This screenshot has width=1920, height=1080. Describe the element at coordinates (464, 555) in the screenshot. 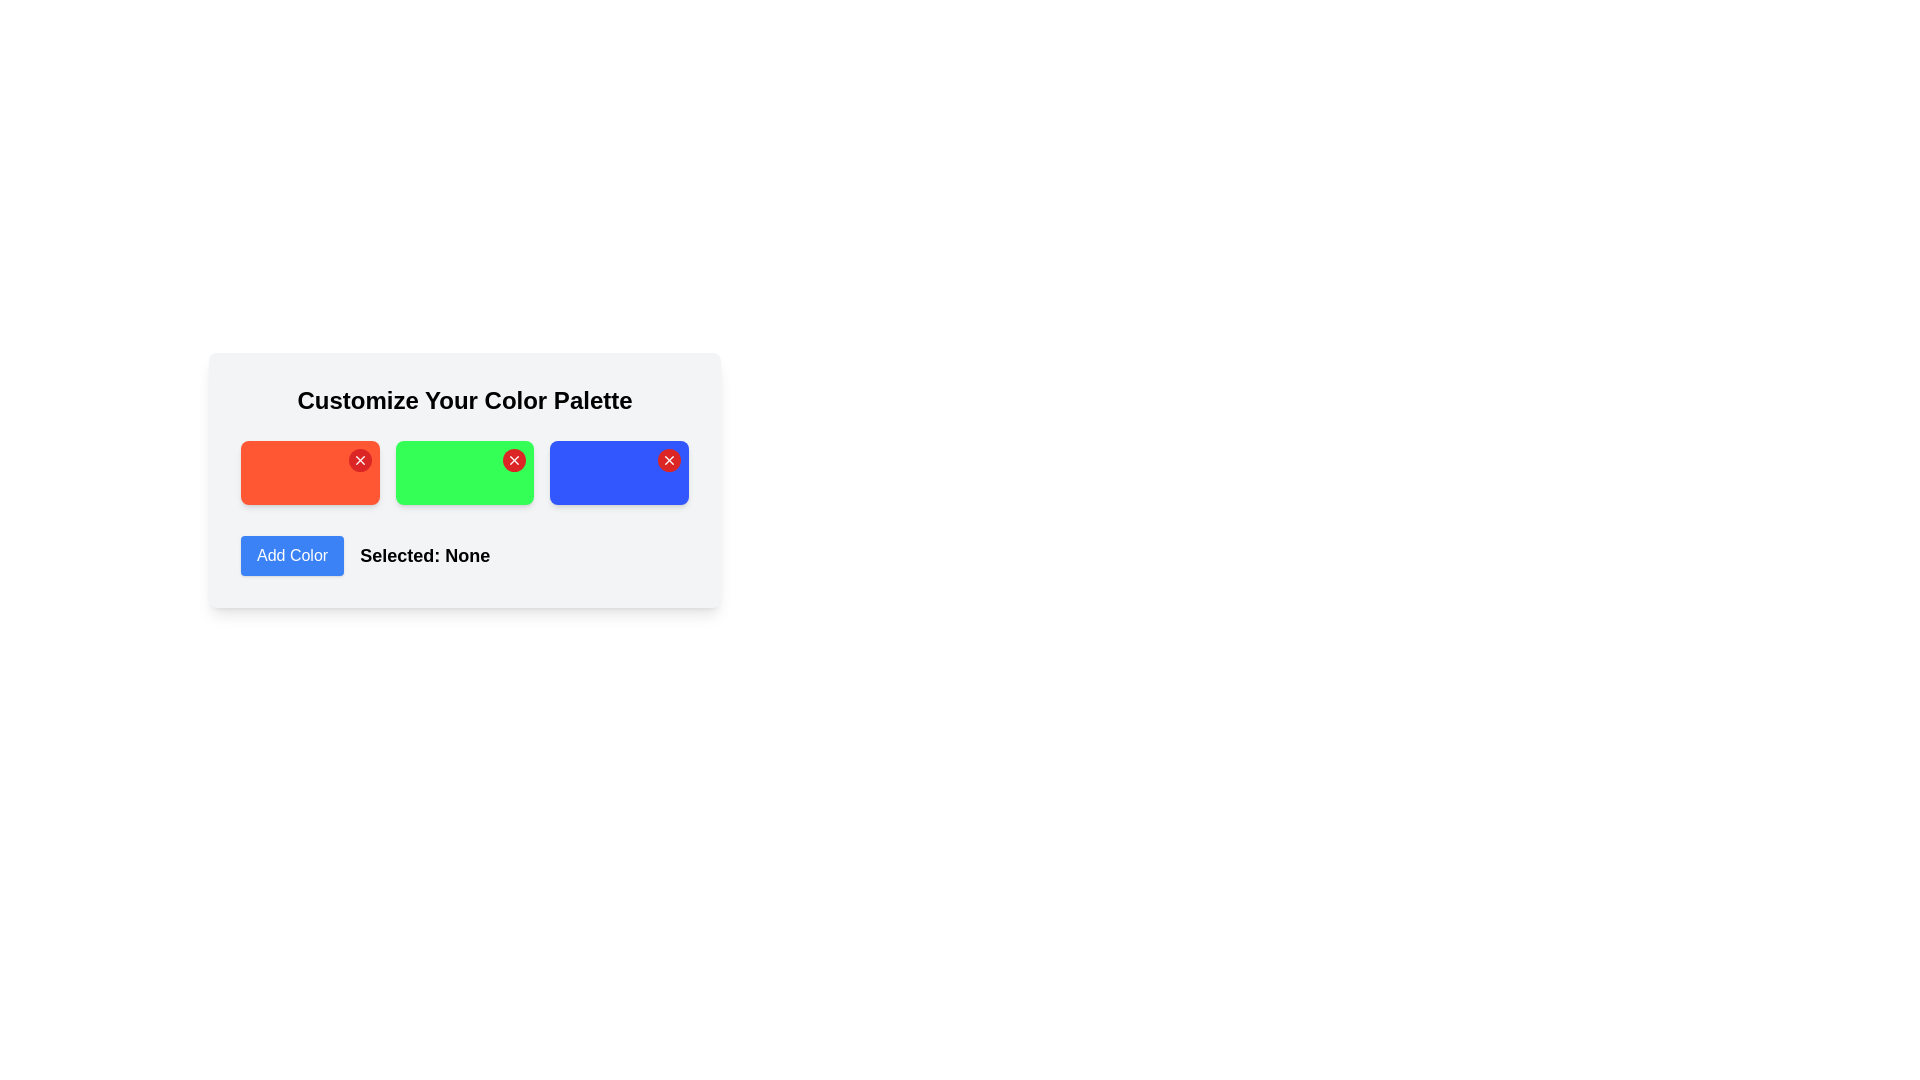

I see `text label 'Selected: None' next to the 'Add Color' button in the 'Customize Your Color Palette' section` at that location.